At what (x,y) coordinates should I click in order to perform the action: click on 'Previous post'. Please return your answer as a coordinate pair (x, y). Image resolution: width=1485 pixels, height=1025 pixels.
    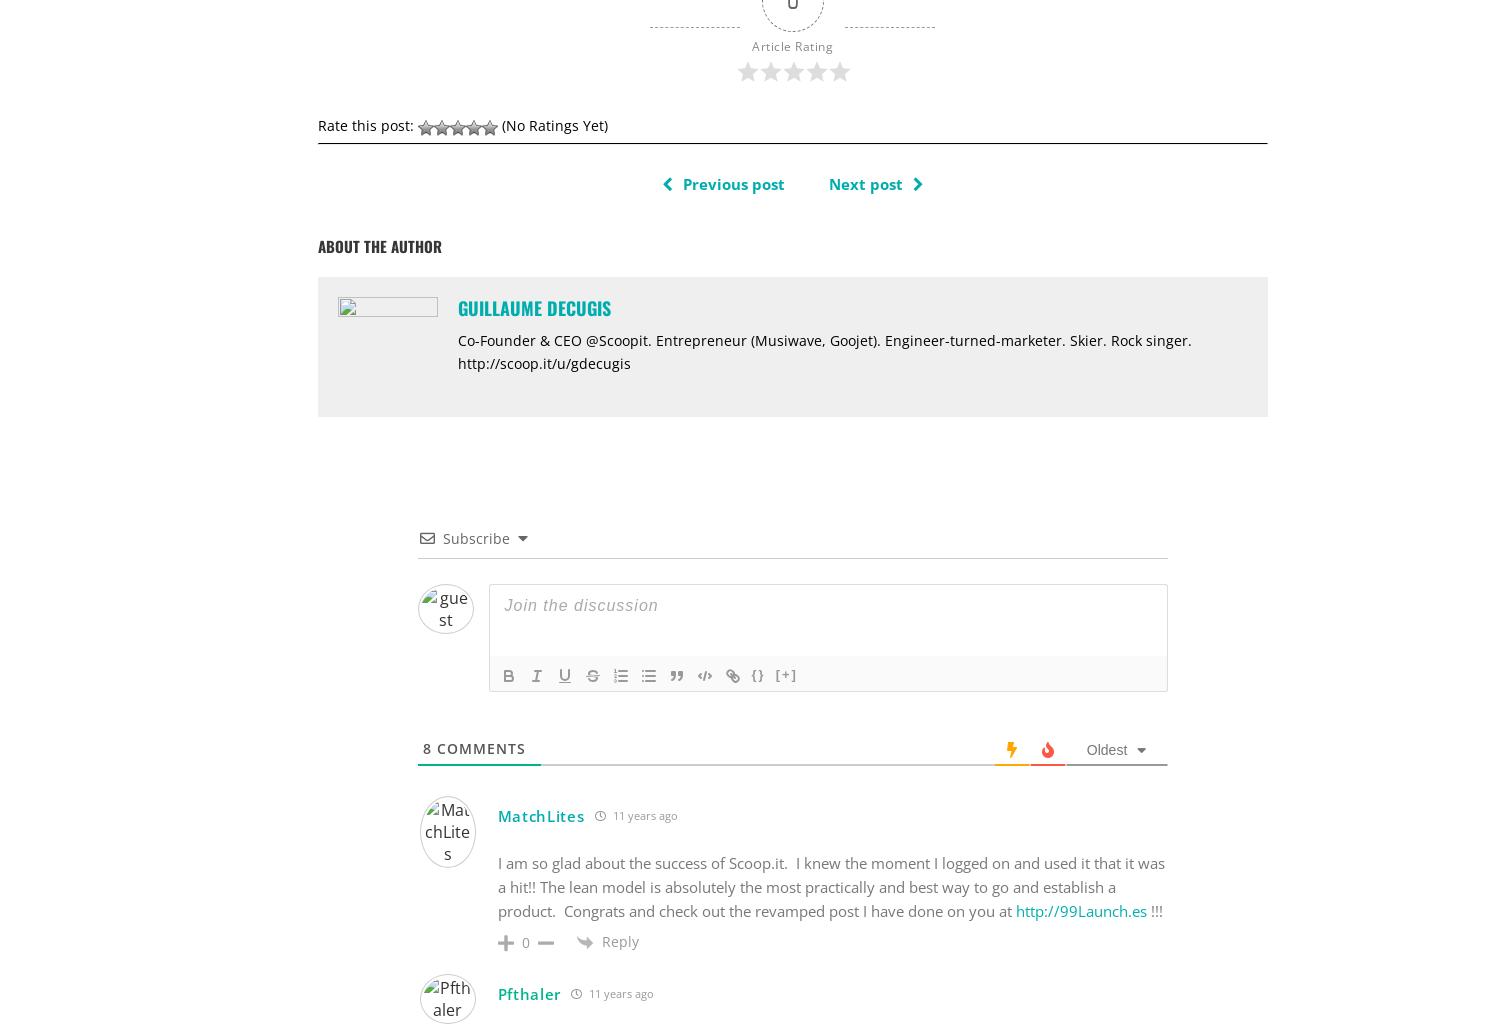
    Looking at the image, I should click on (731, 181).